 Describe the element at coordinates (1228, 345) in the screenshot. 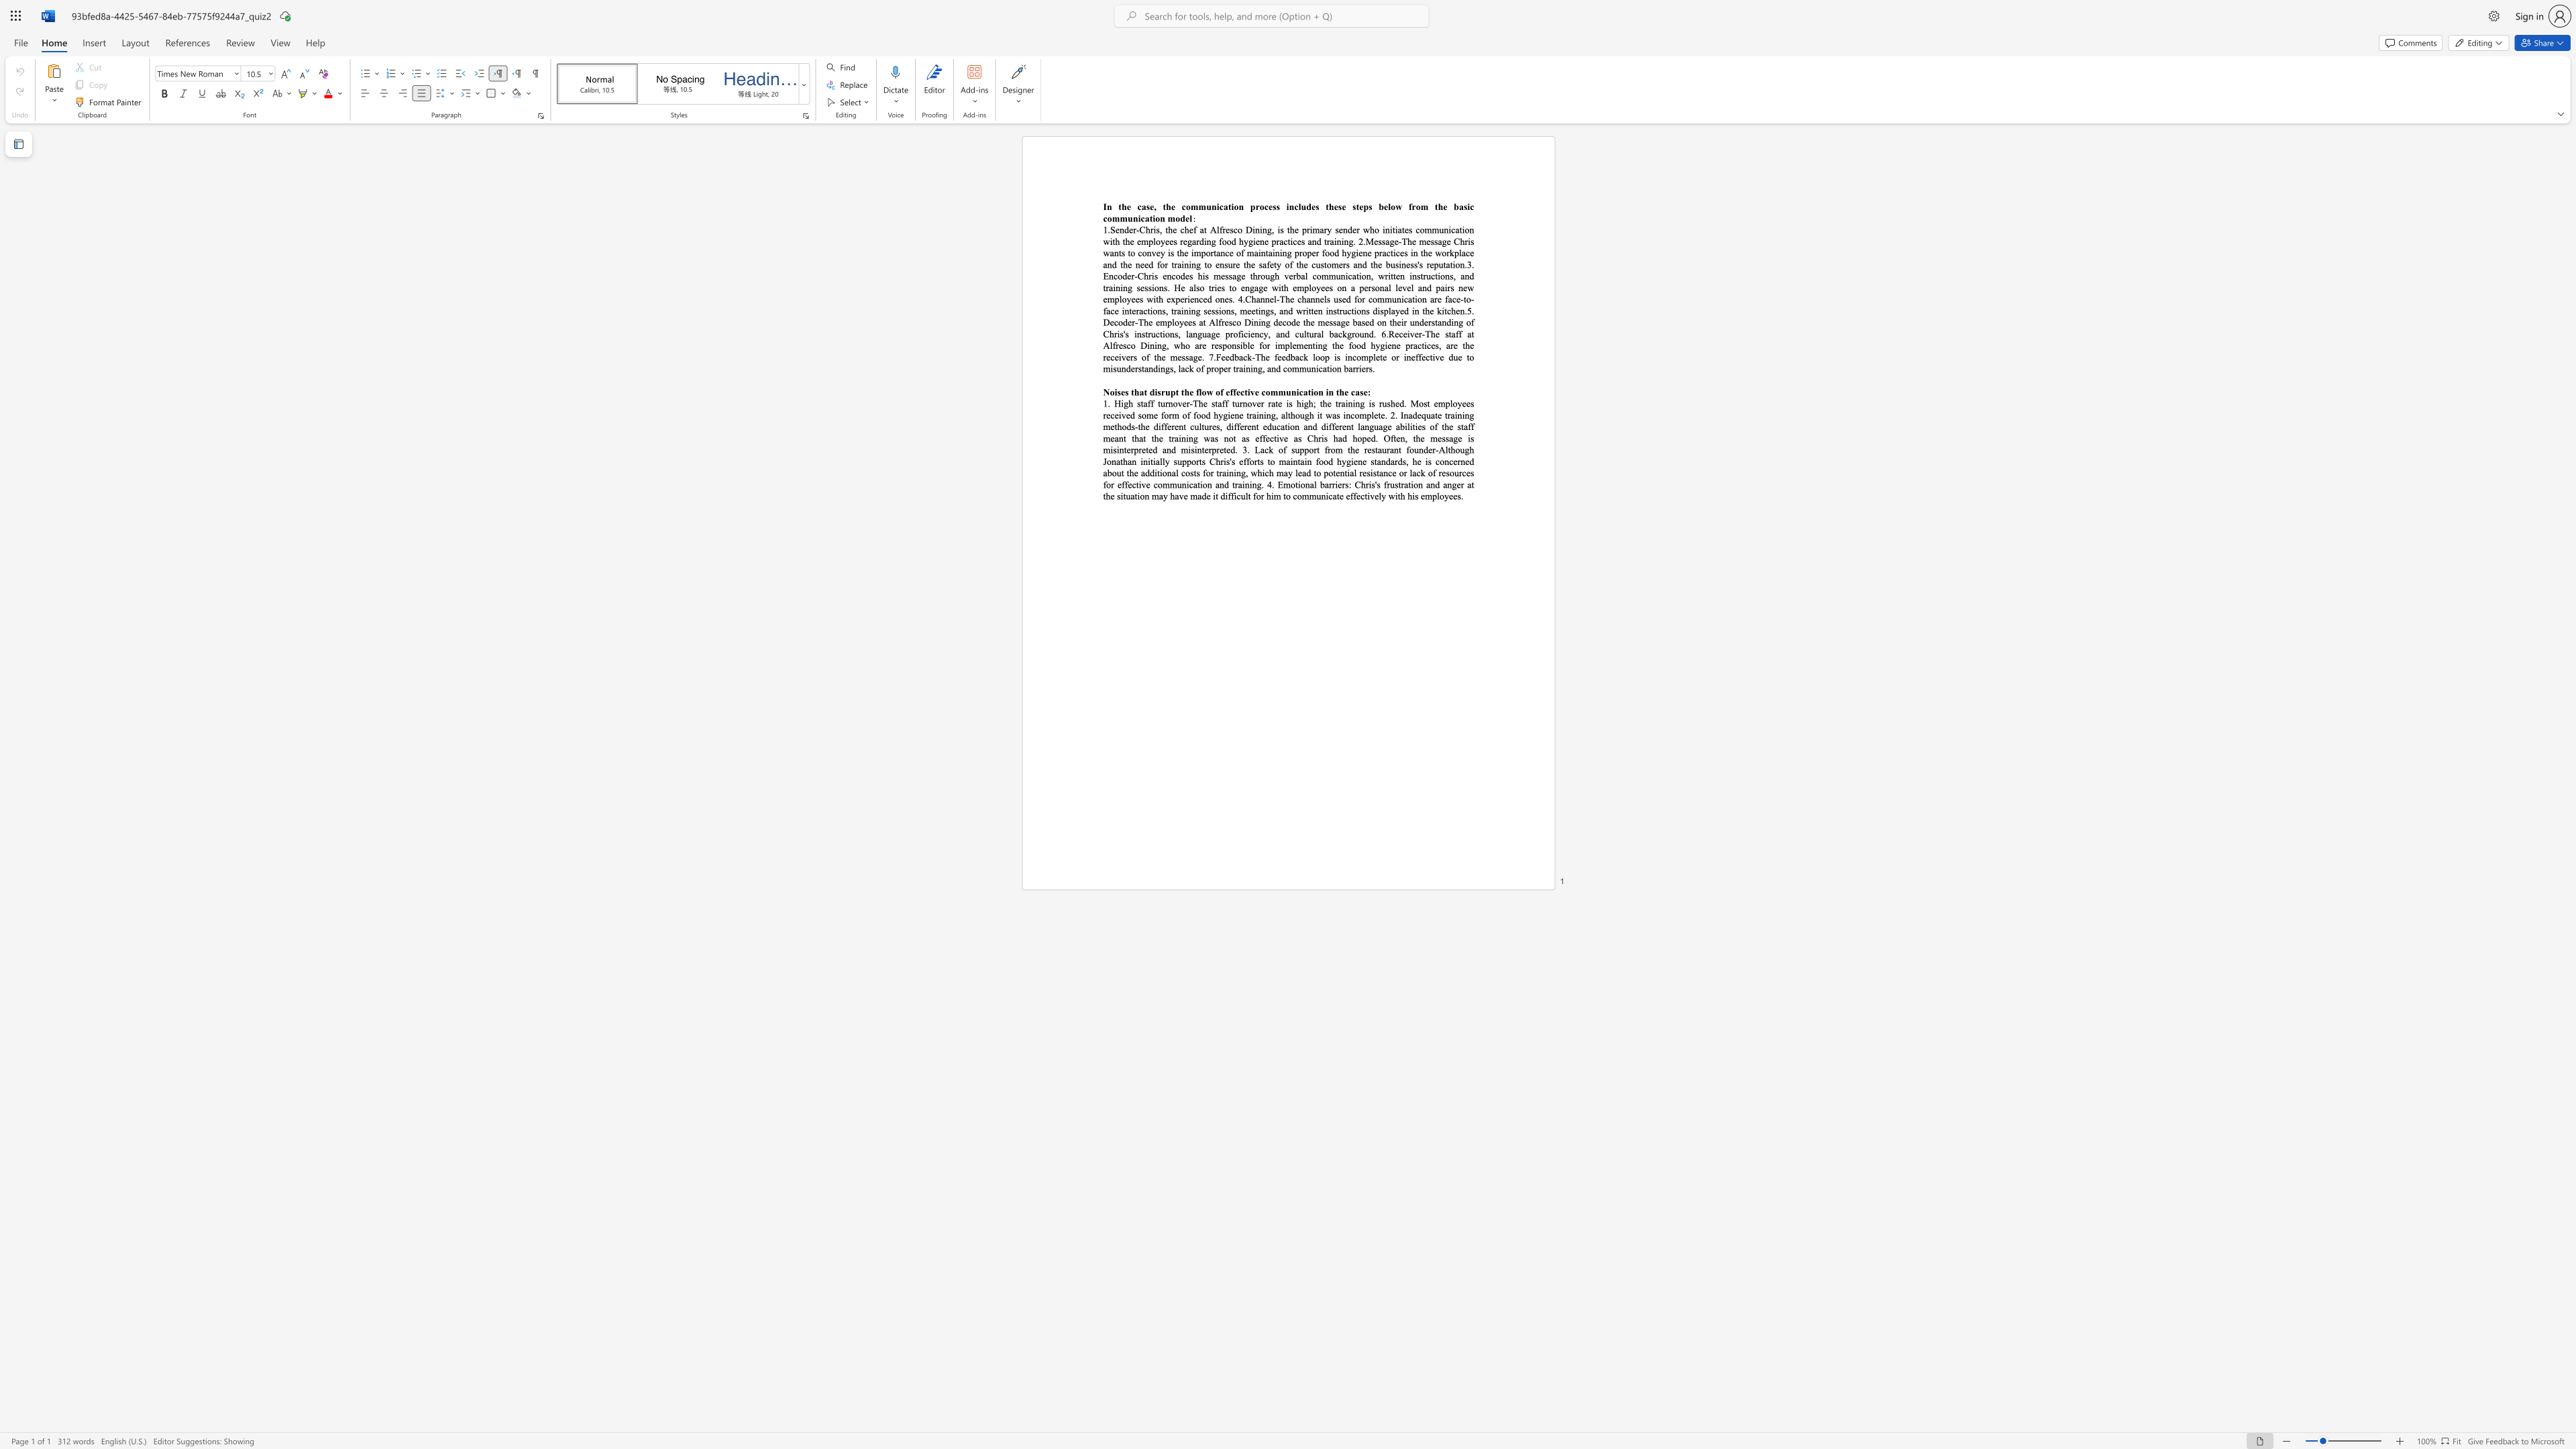

I see `the 1th character "o" in the text` at that location.